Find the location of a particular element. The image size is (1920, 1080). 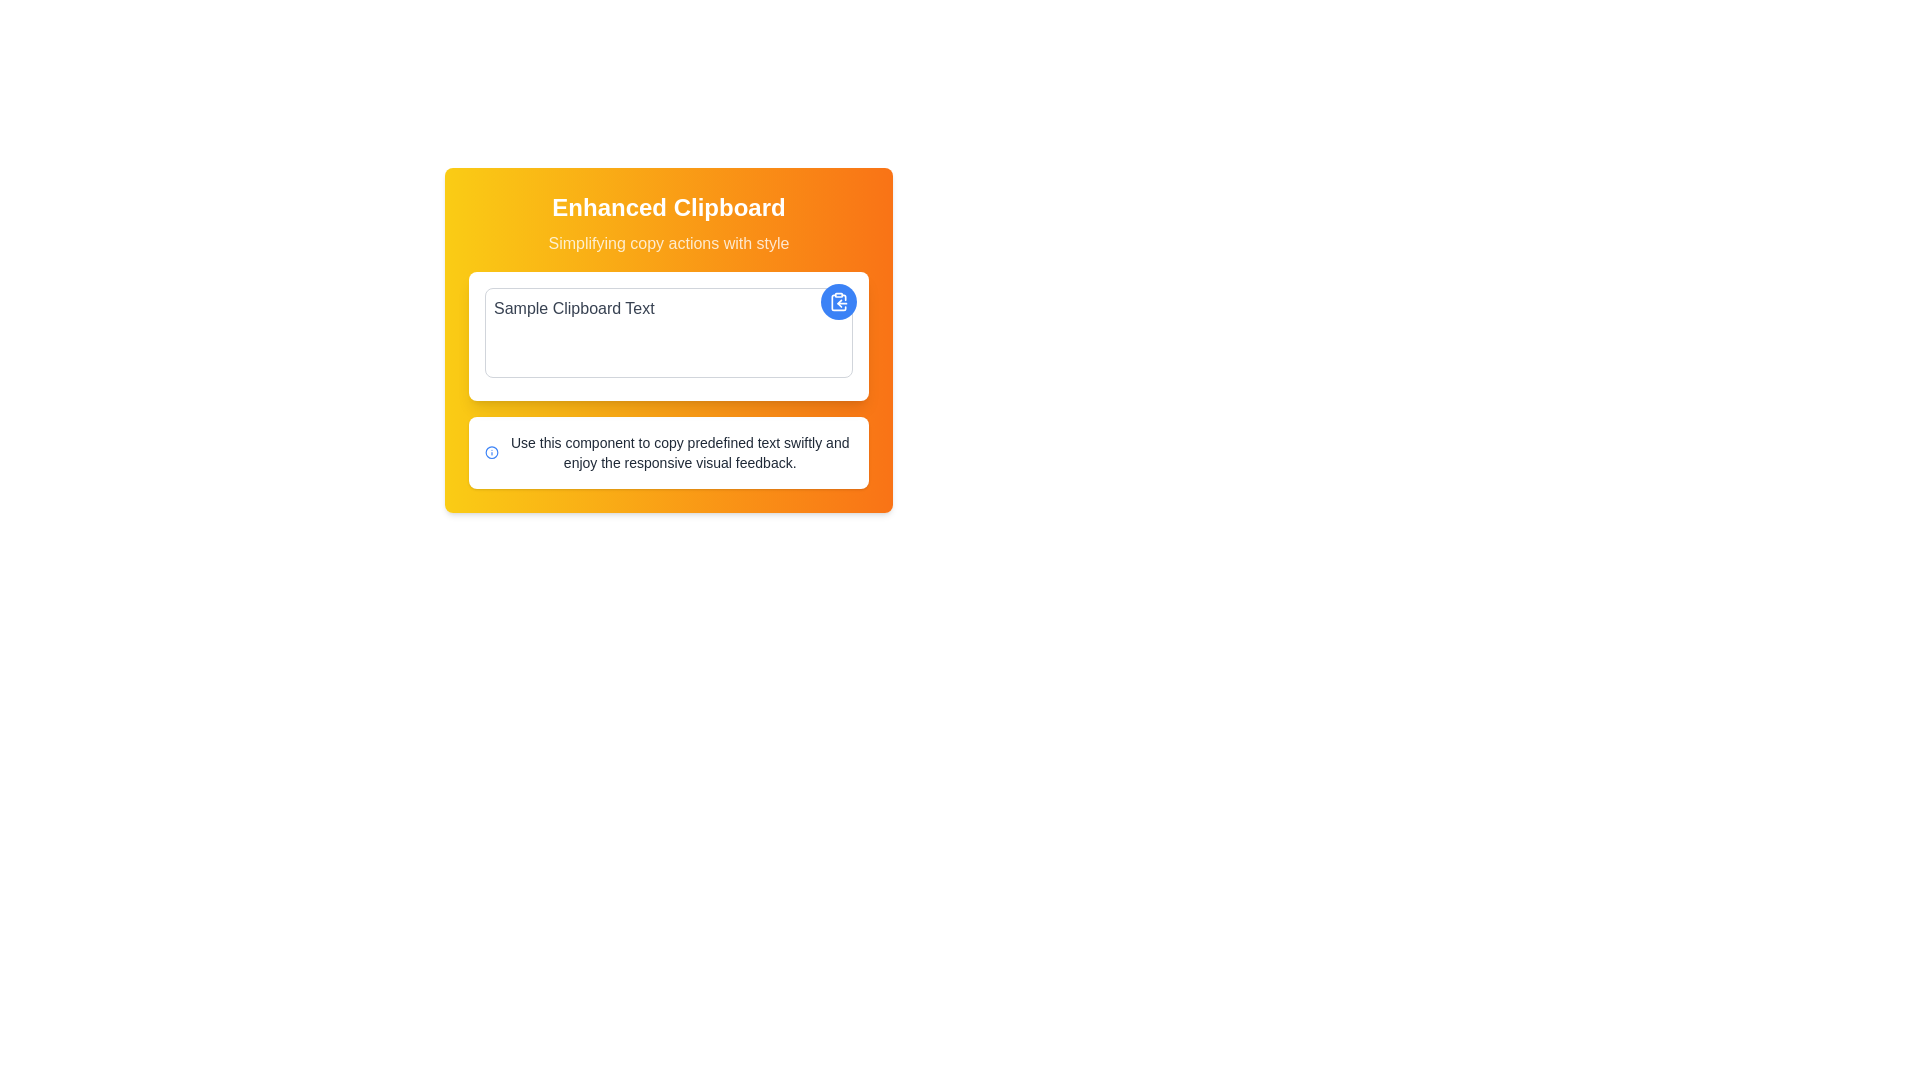

the circular SVG graphical element with a solid border located at the center of the SVG icon in the top left corner of a card-like component is located at coordinates (492, 452).